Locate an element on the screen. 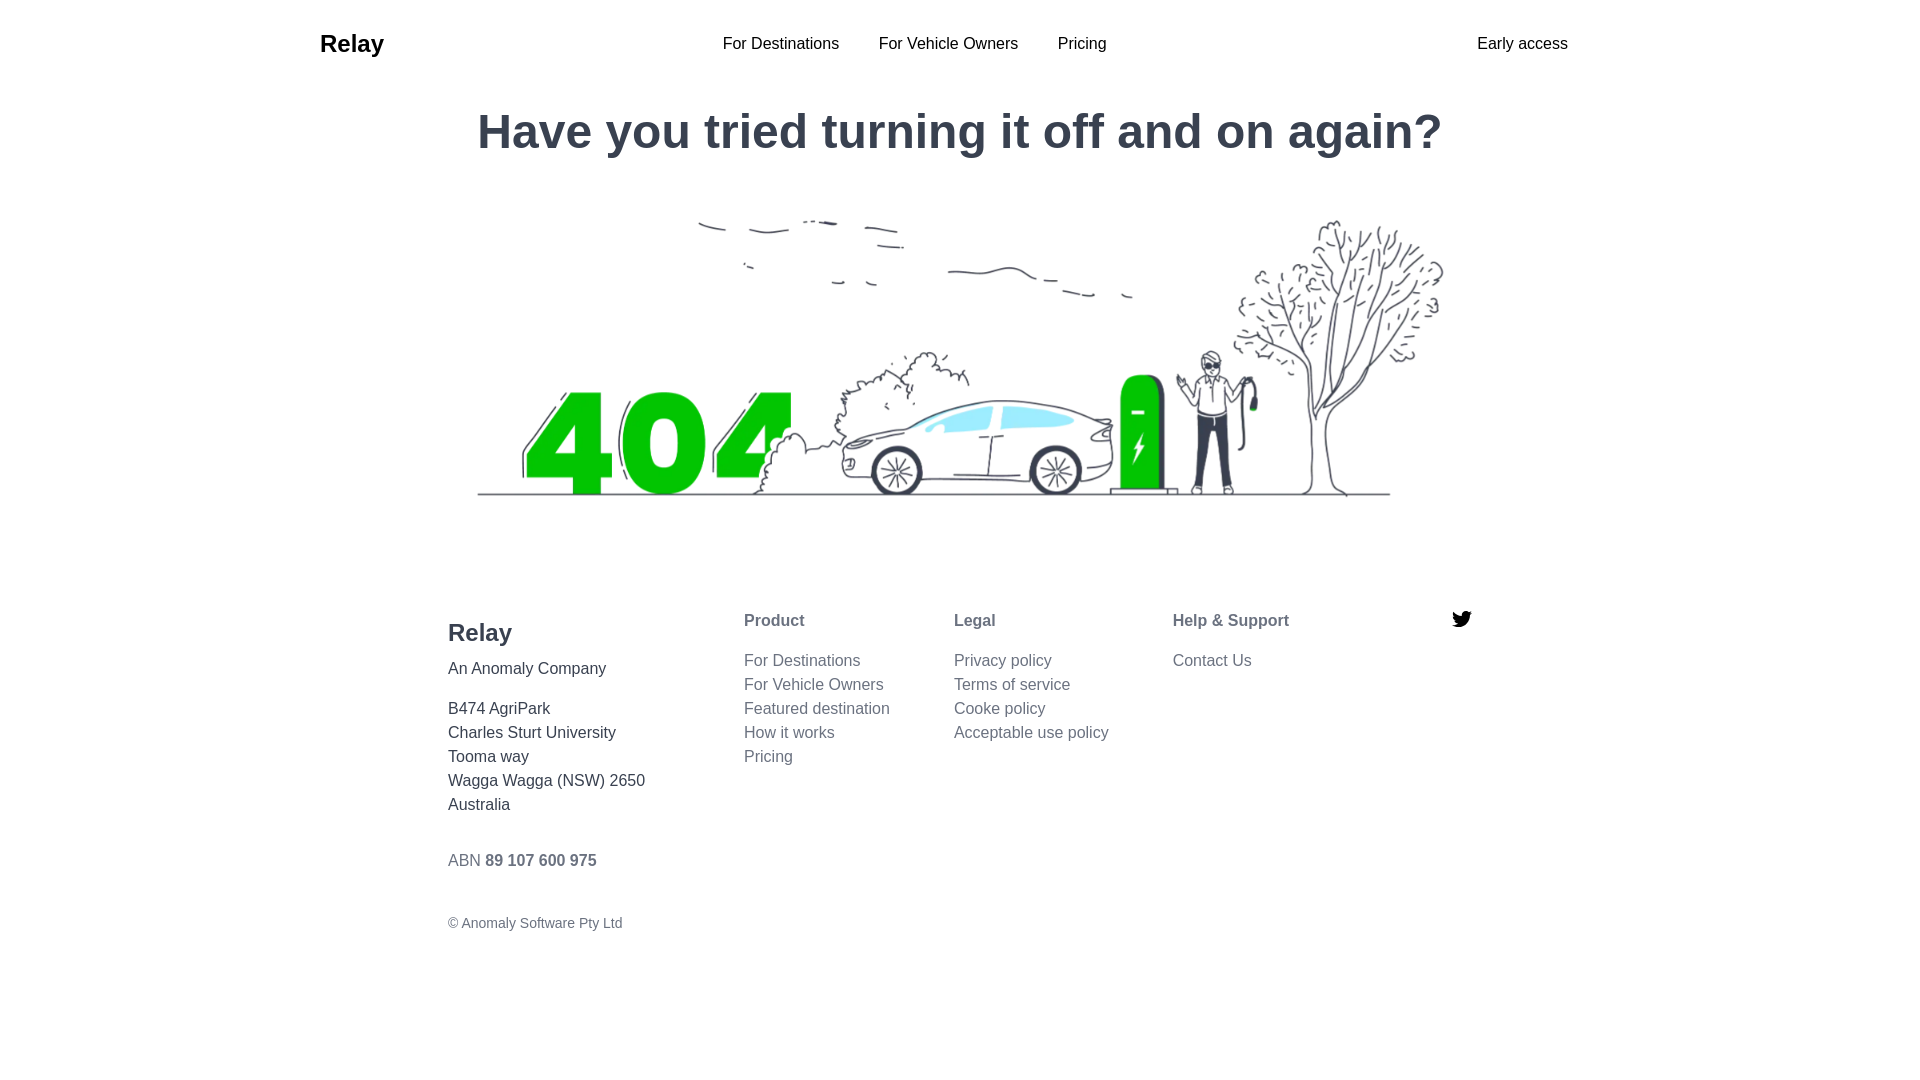  '89 107 600 975' is located at coordinates (540, 859).